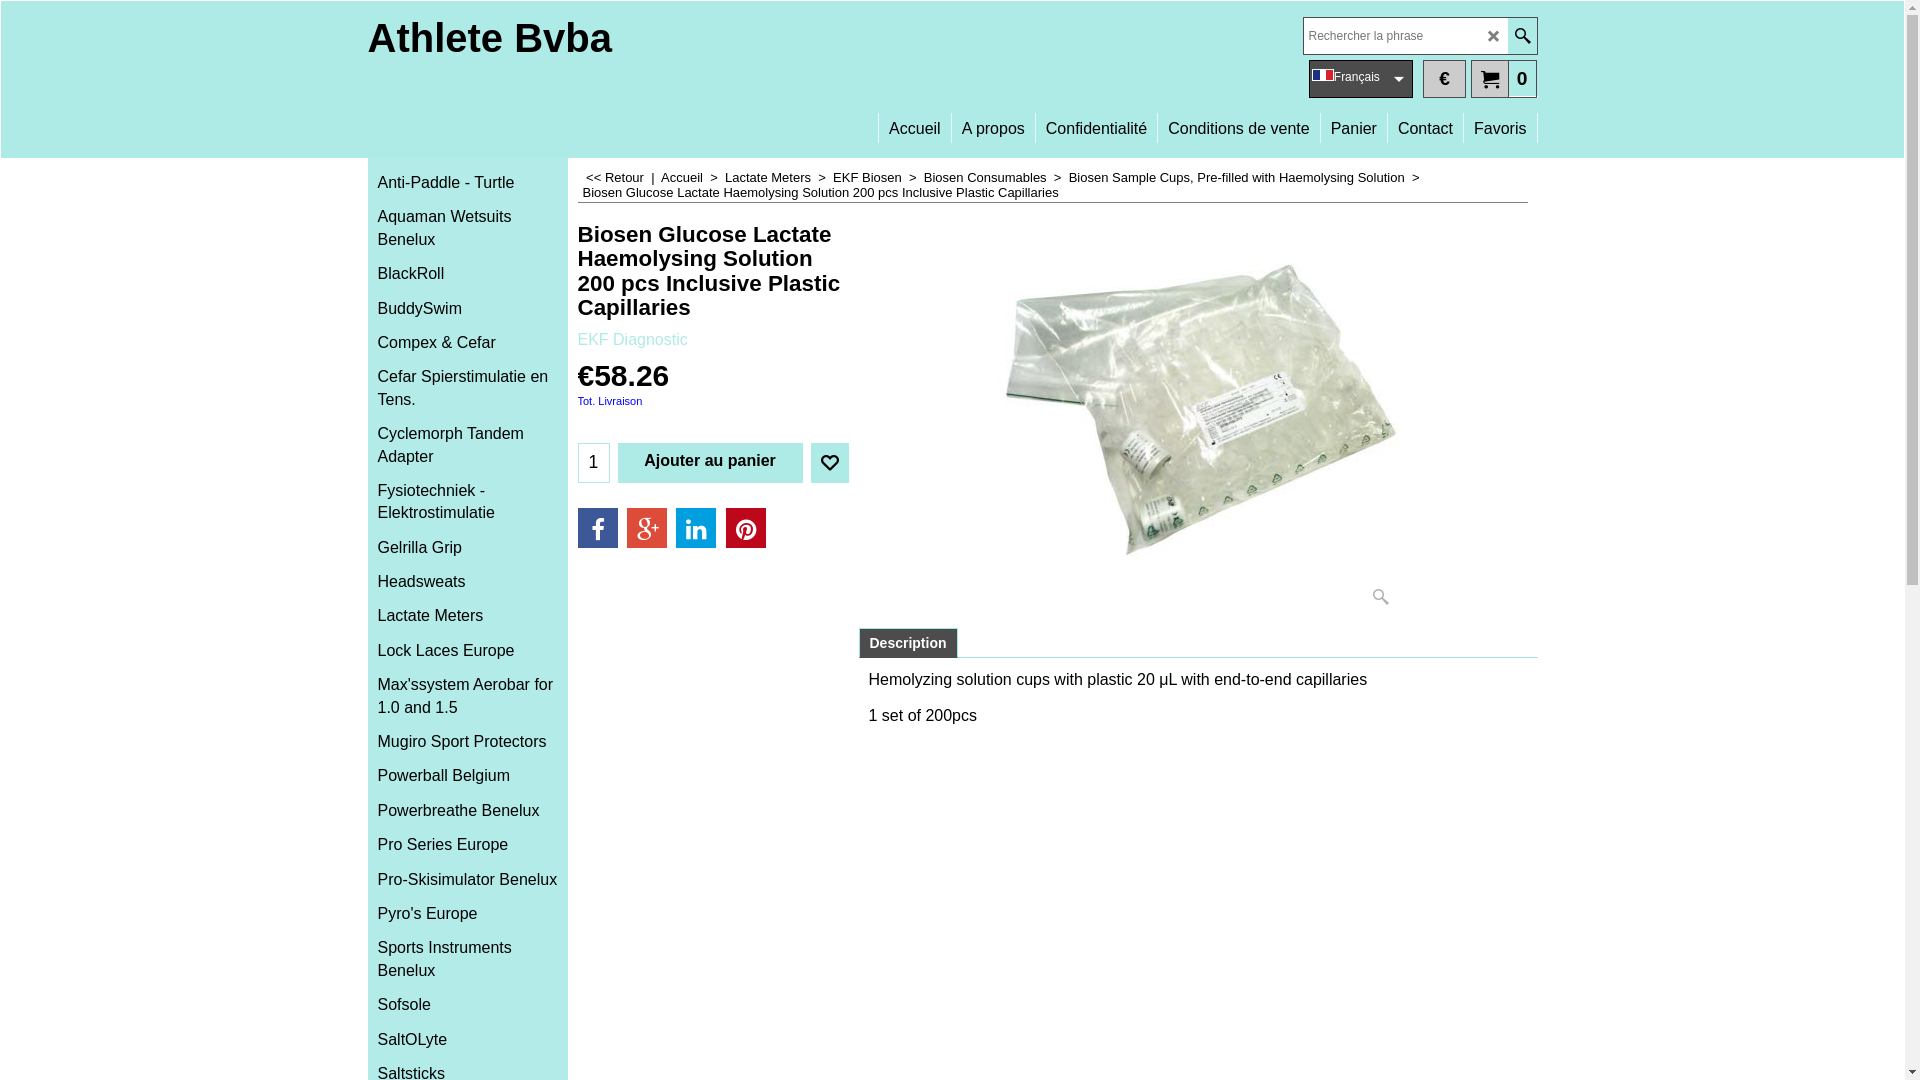 The height and width of the screenshot is (1080, 1920). What do you see at coordinates (467, 342) in the screenshot?
I see `'Compex & Cefar'` at bounding box center [467, 342].